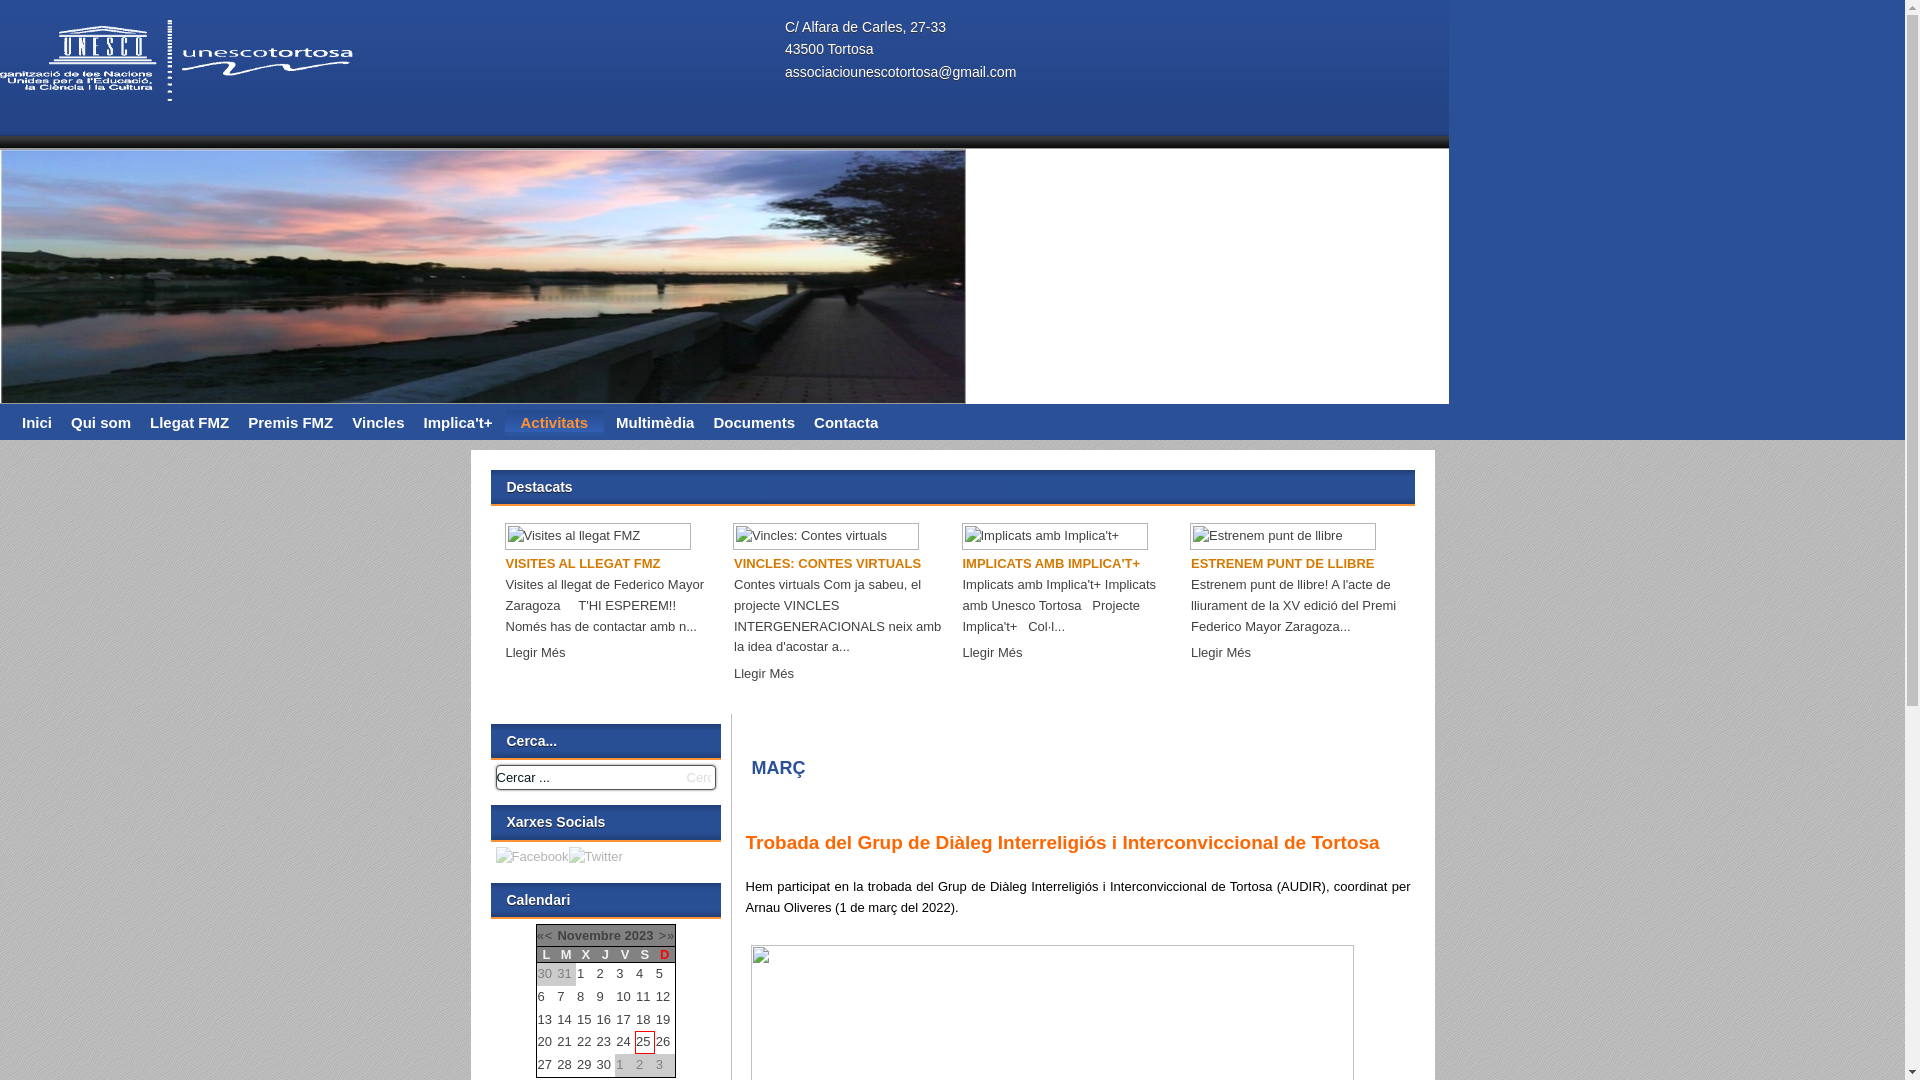 The image size is (1920, 1080). Describe the element at coordinates (505, 535) in the screenshot. I see `'Visites al llegat FMZ'` at that location.